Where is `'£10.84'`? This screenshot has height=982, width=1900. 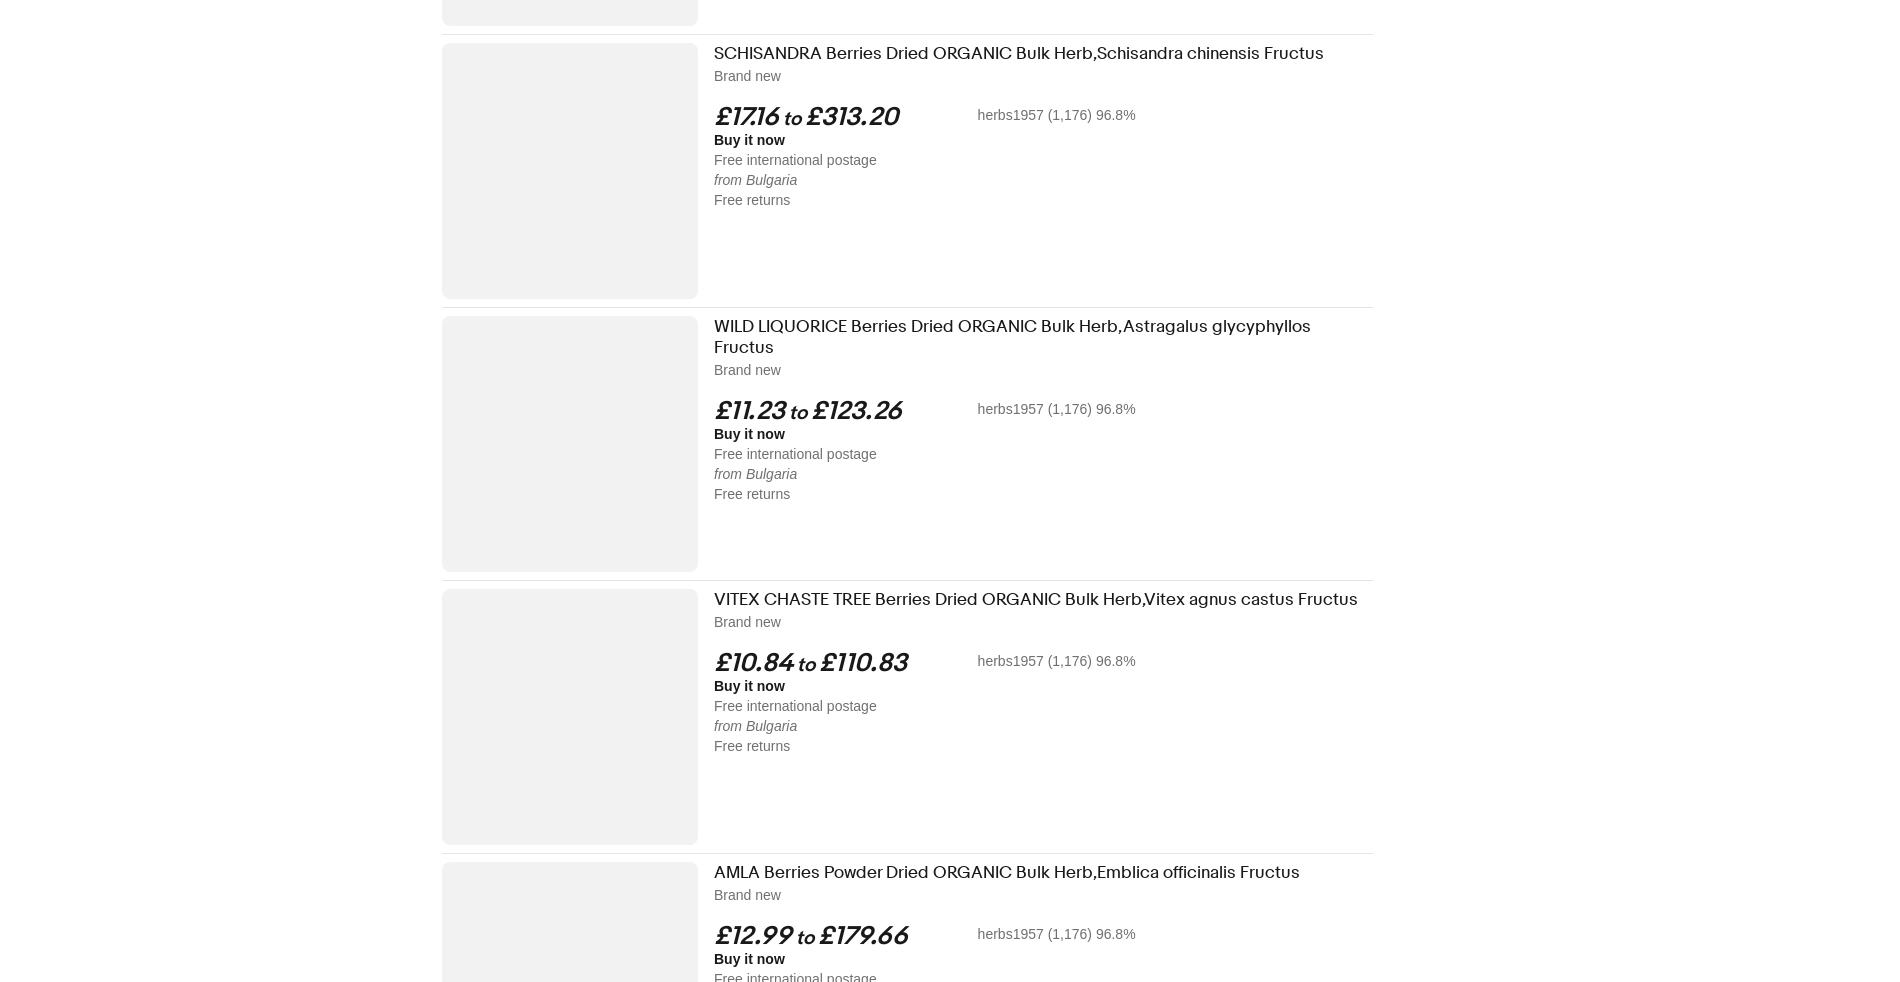 '£10.84' is located at coordinates (752, 662).